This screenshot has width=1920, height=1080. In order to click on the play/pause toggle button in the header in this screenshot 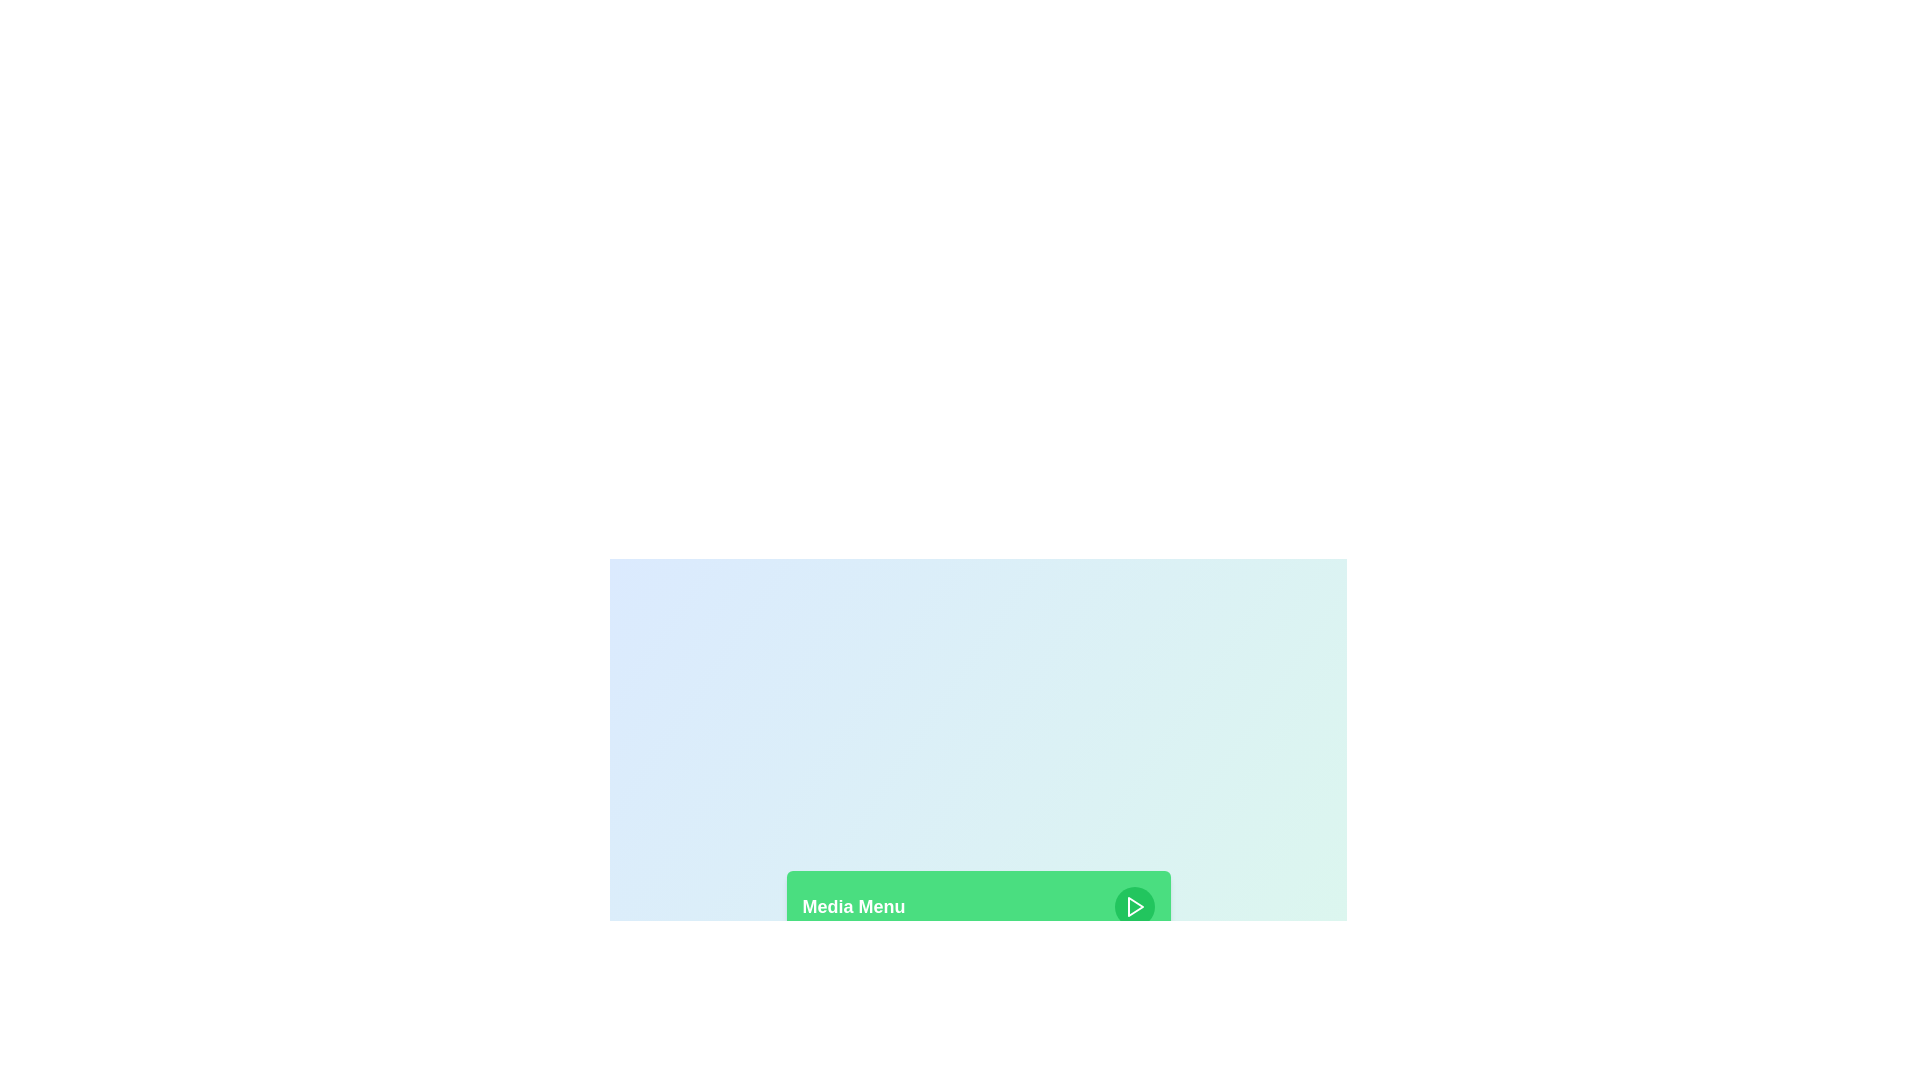, I will do `click(1134, 906)`.